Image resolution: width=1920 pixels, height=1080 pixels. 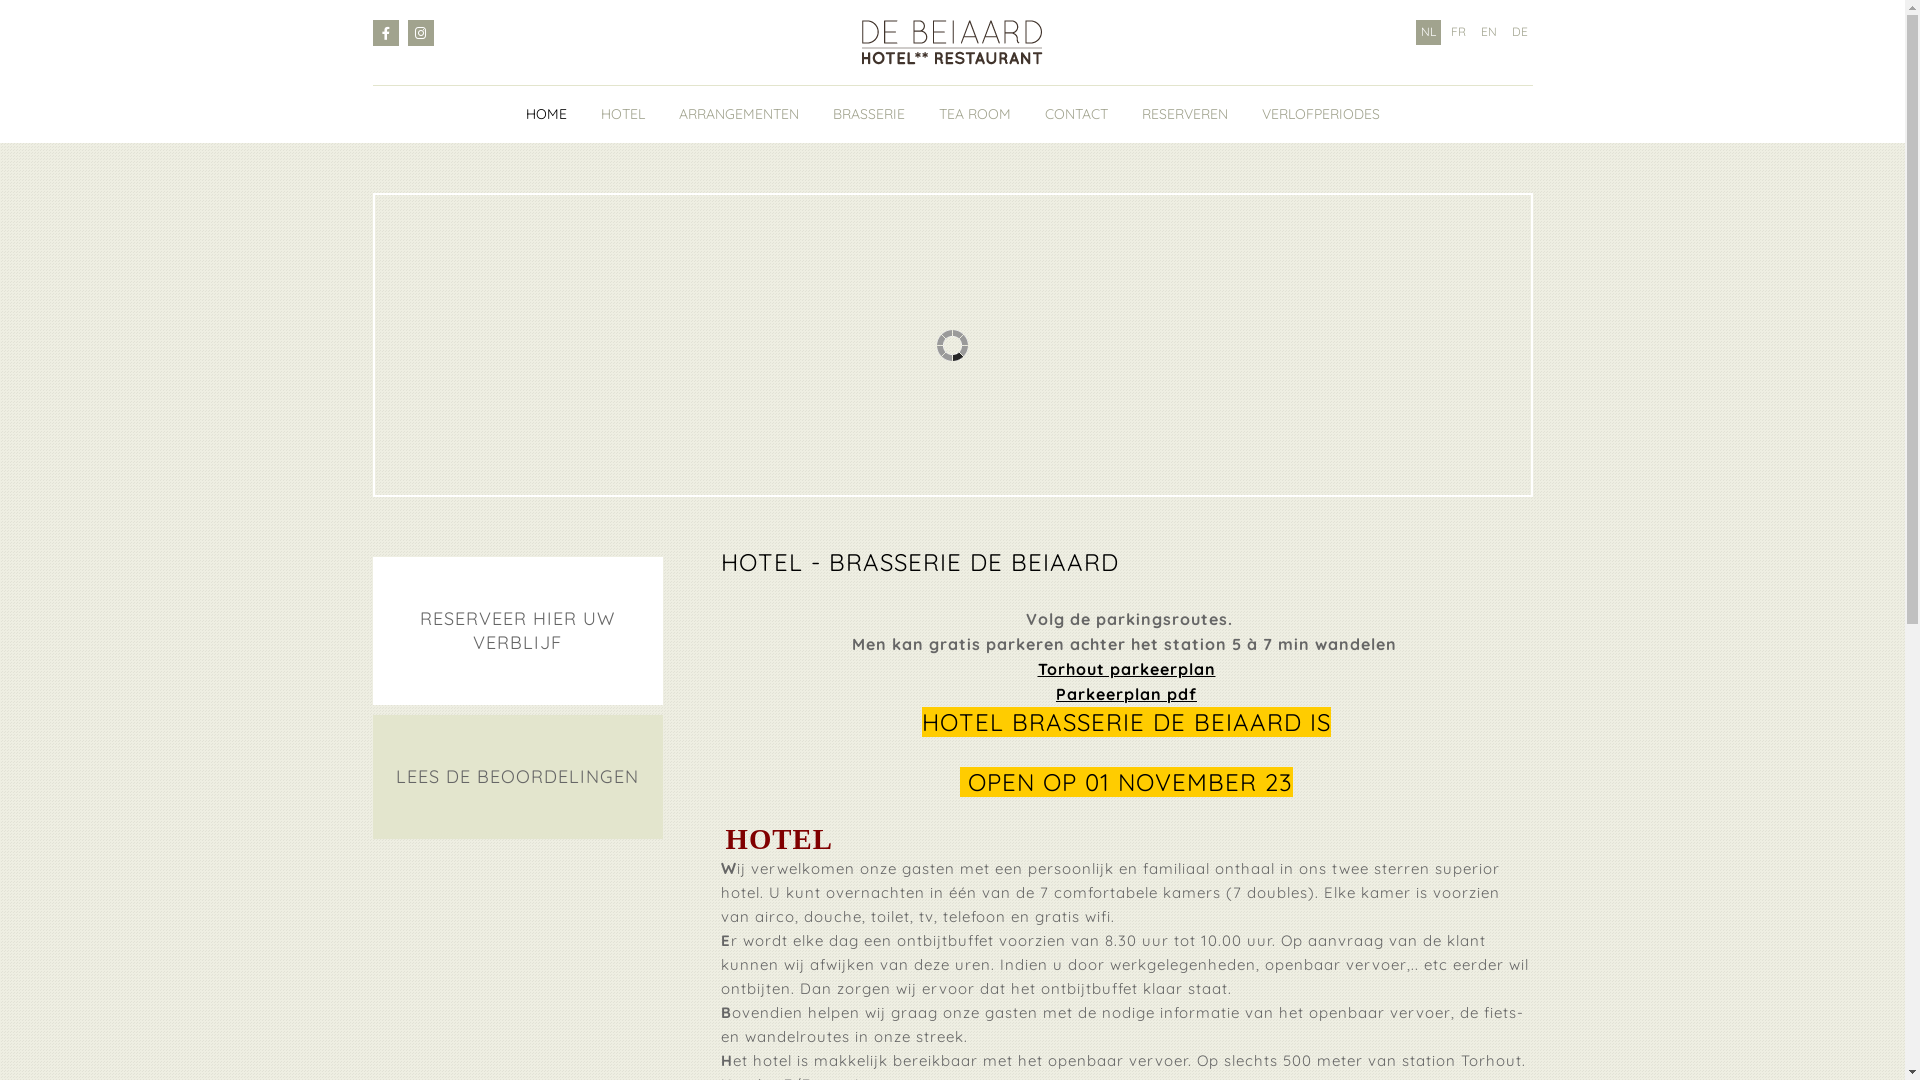 What do you see at coordinates (951, 42) in the screenshot?
I see `'De Beiaard'` at bounding box center [951, 42].